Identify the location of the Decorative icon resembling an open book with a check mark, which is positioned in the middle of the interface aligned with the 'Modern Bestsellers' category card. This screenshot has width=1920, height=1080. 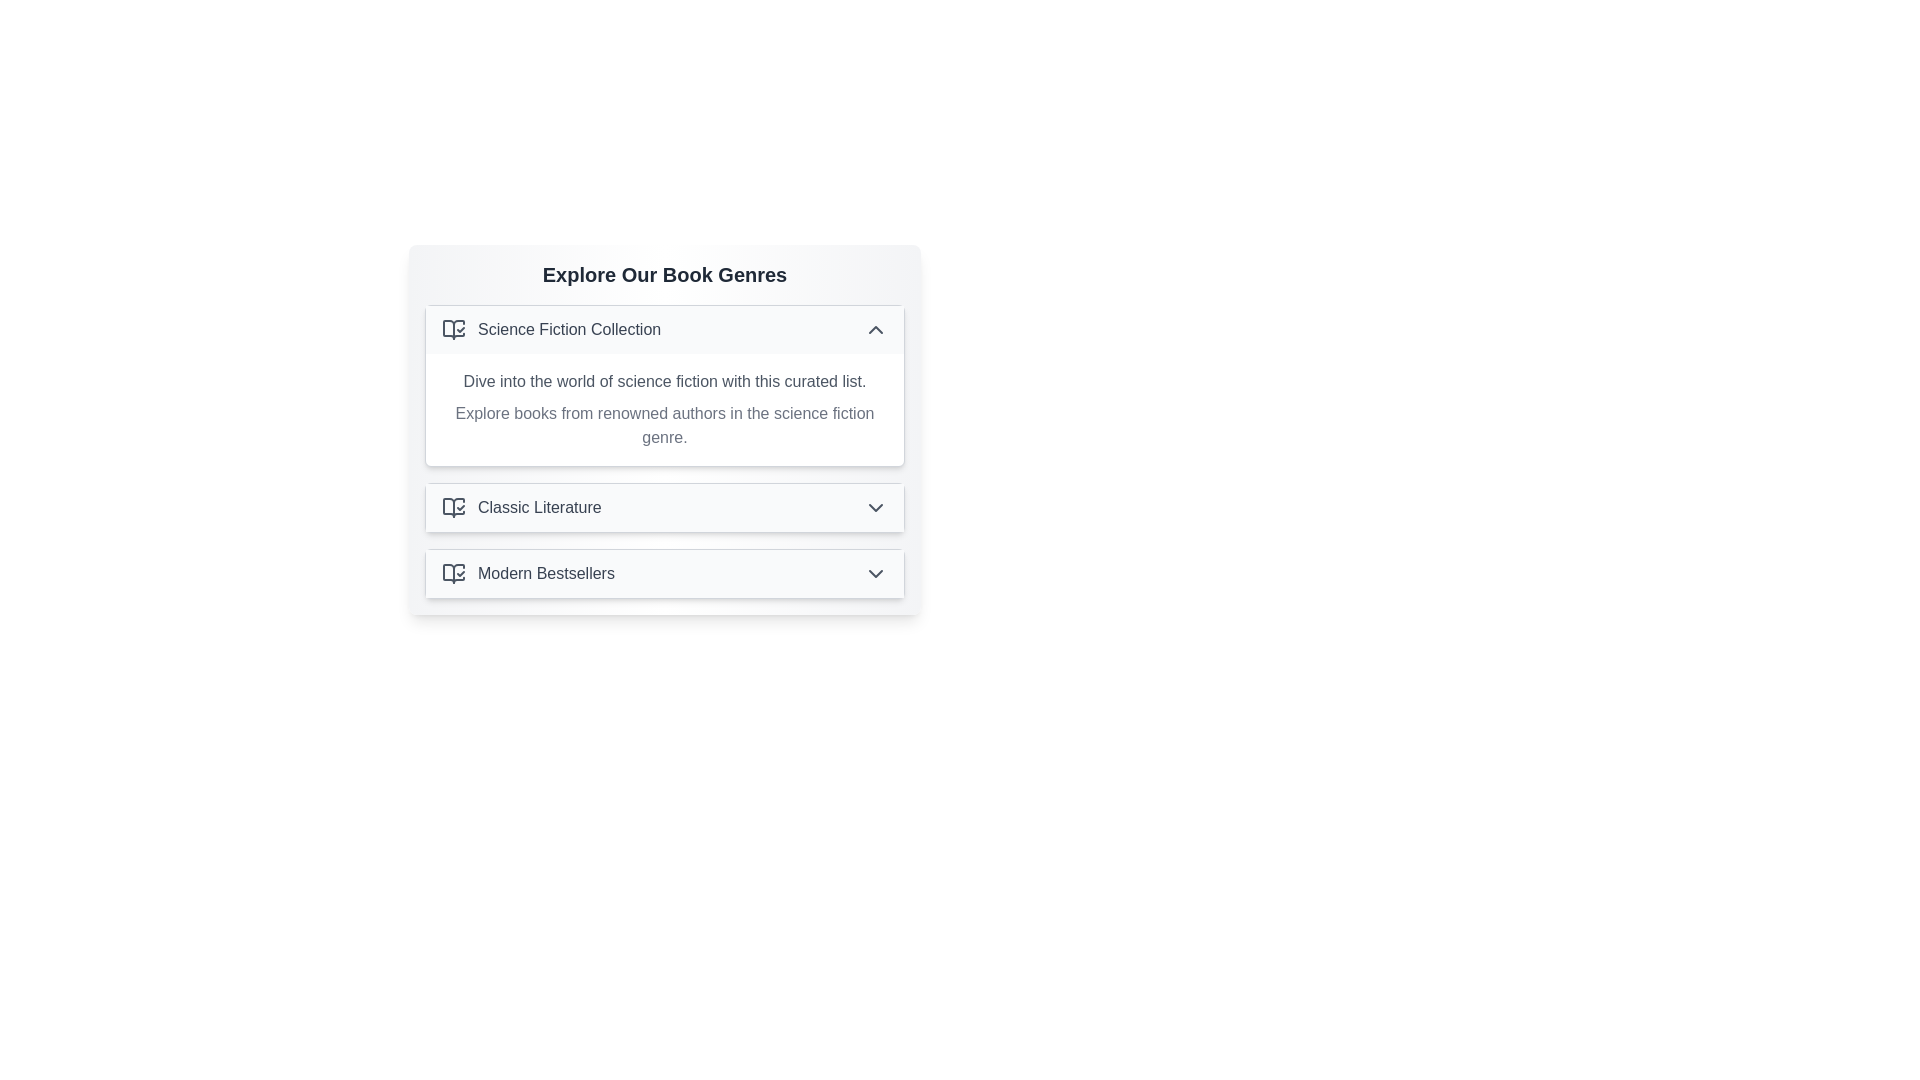
(453, 507).